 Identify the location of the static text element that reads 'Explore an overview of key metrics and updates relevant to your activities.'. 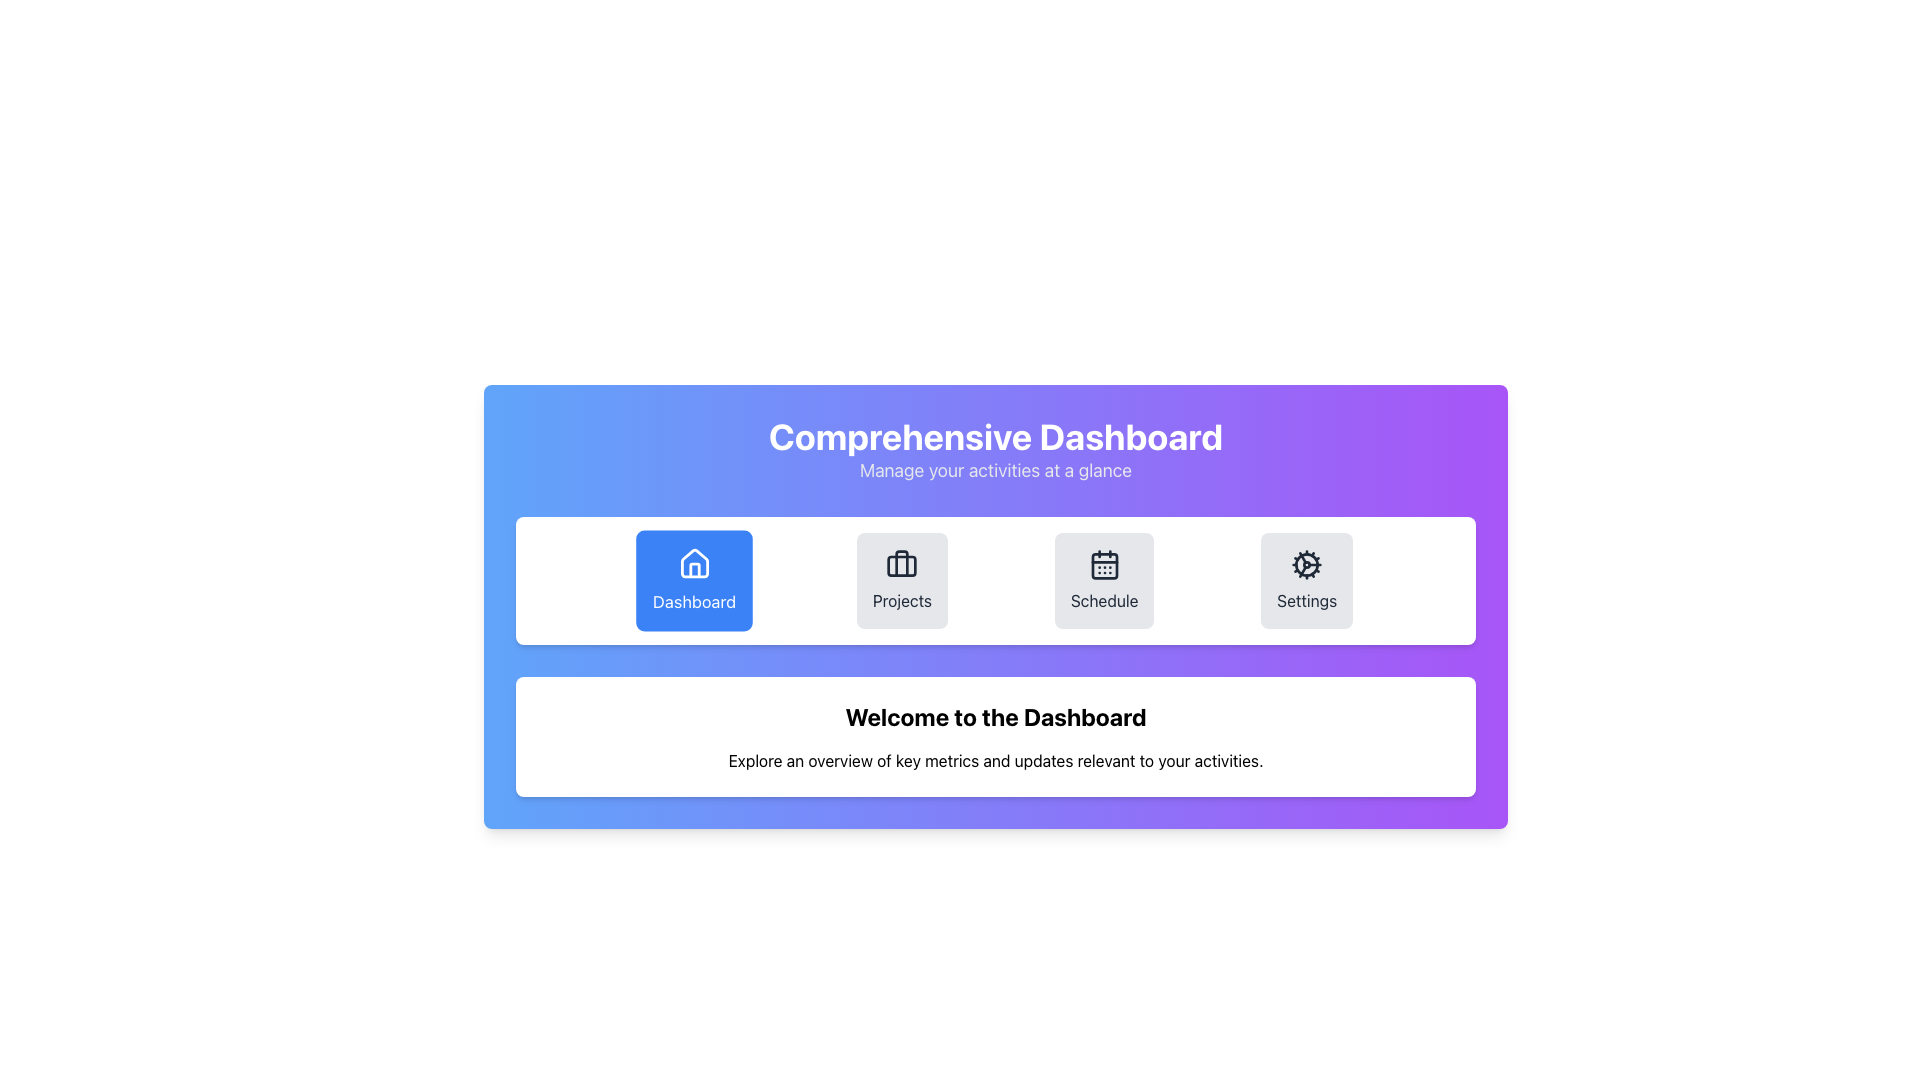
(996, 760).